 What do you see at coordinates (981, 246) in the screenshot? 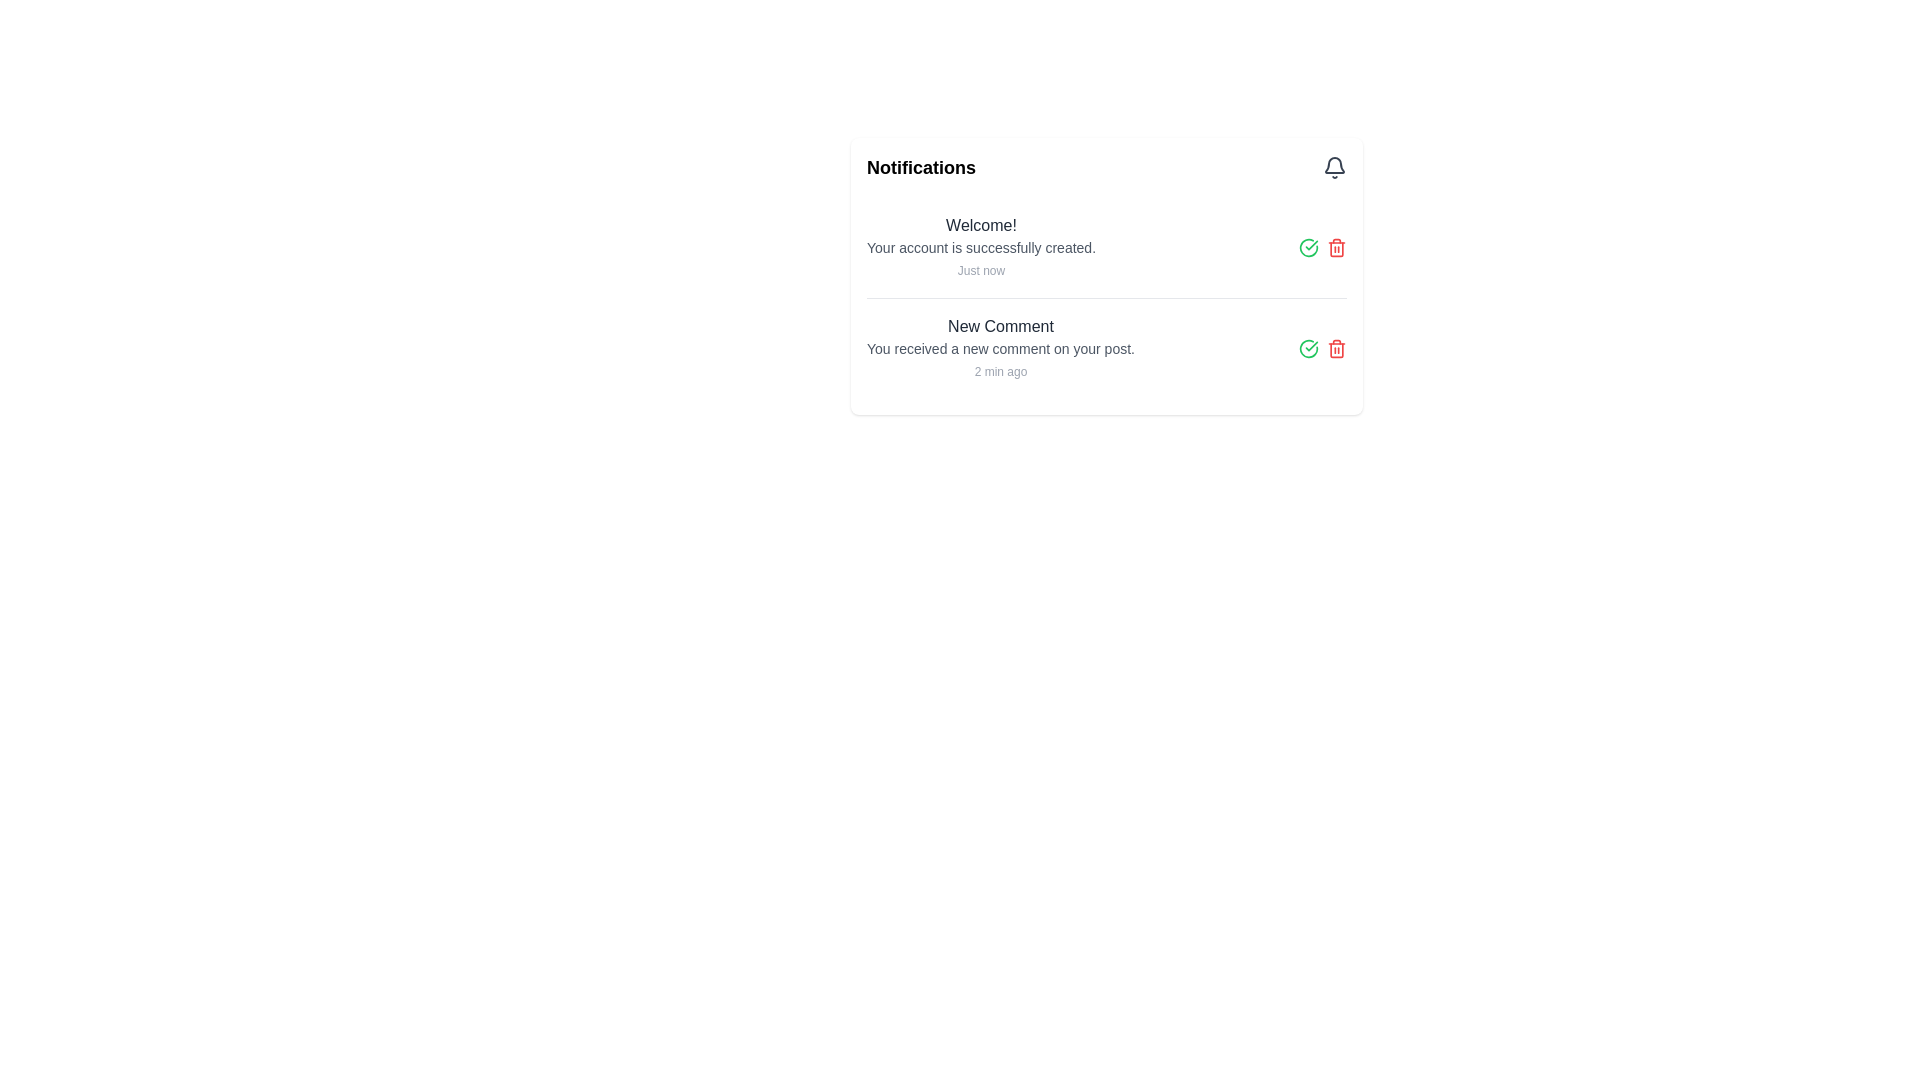
I see `the notification Text Block that displays information about the successful creation of a user account and provides a timestamp` at bounding box center [981, 246].